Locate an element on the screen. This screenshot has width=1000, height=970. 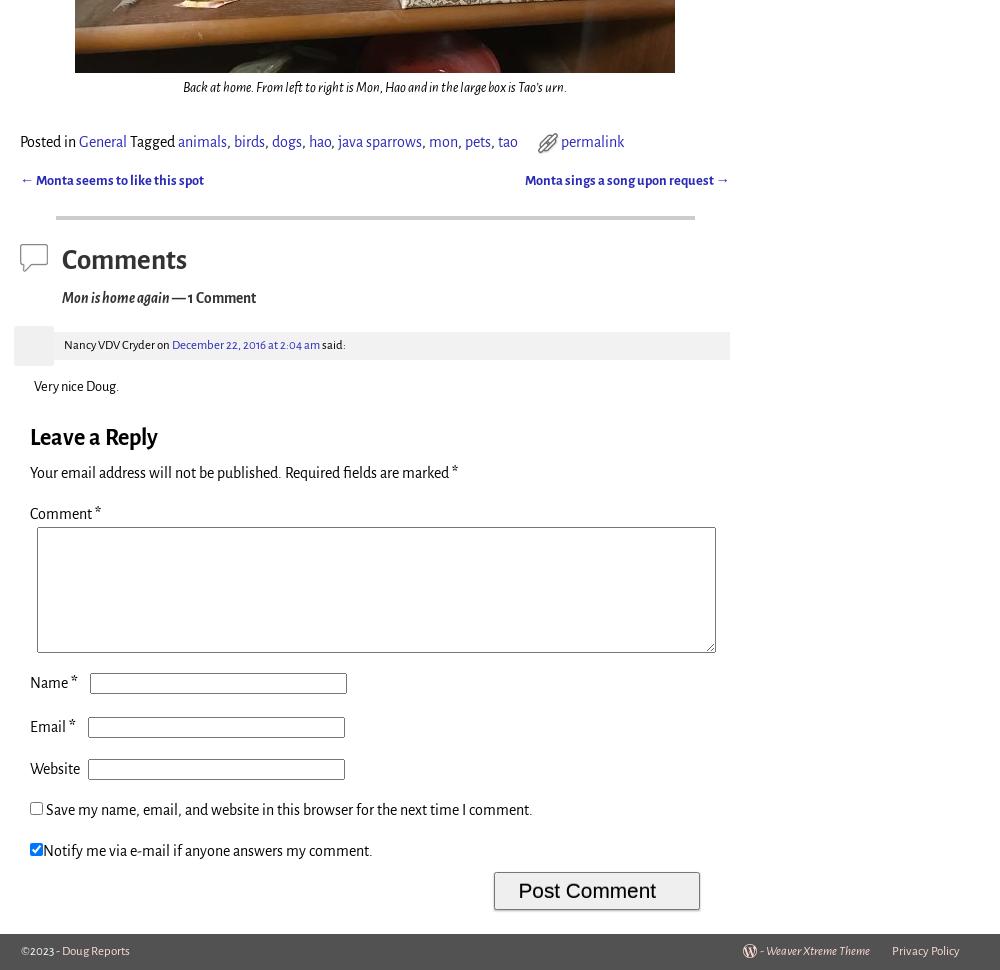
'December 22, 2016 at 2:04 am' is located at coordinates (245, 343).